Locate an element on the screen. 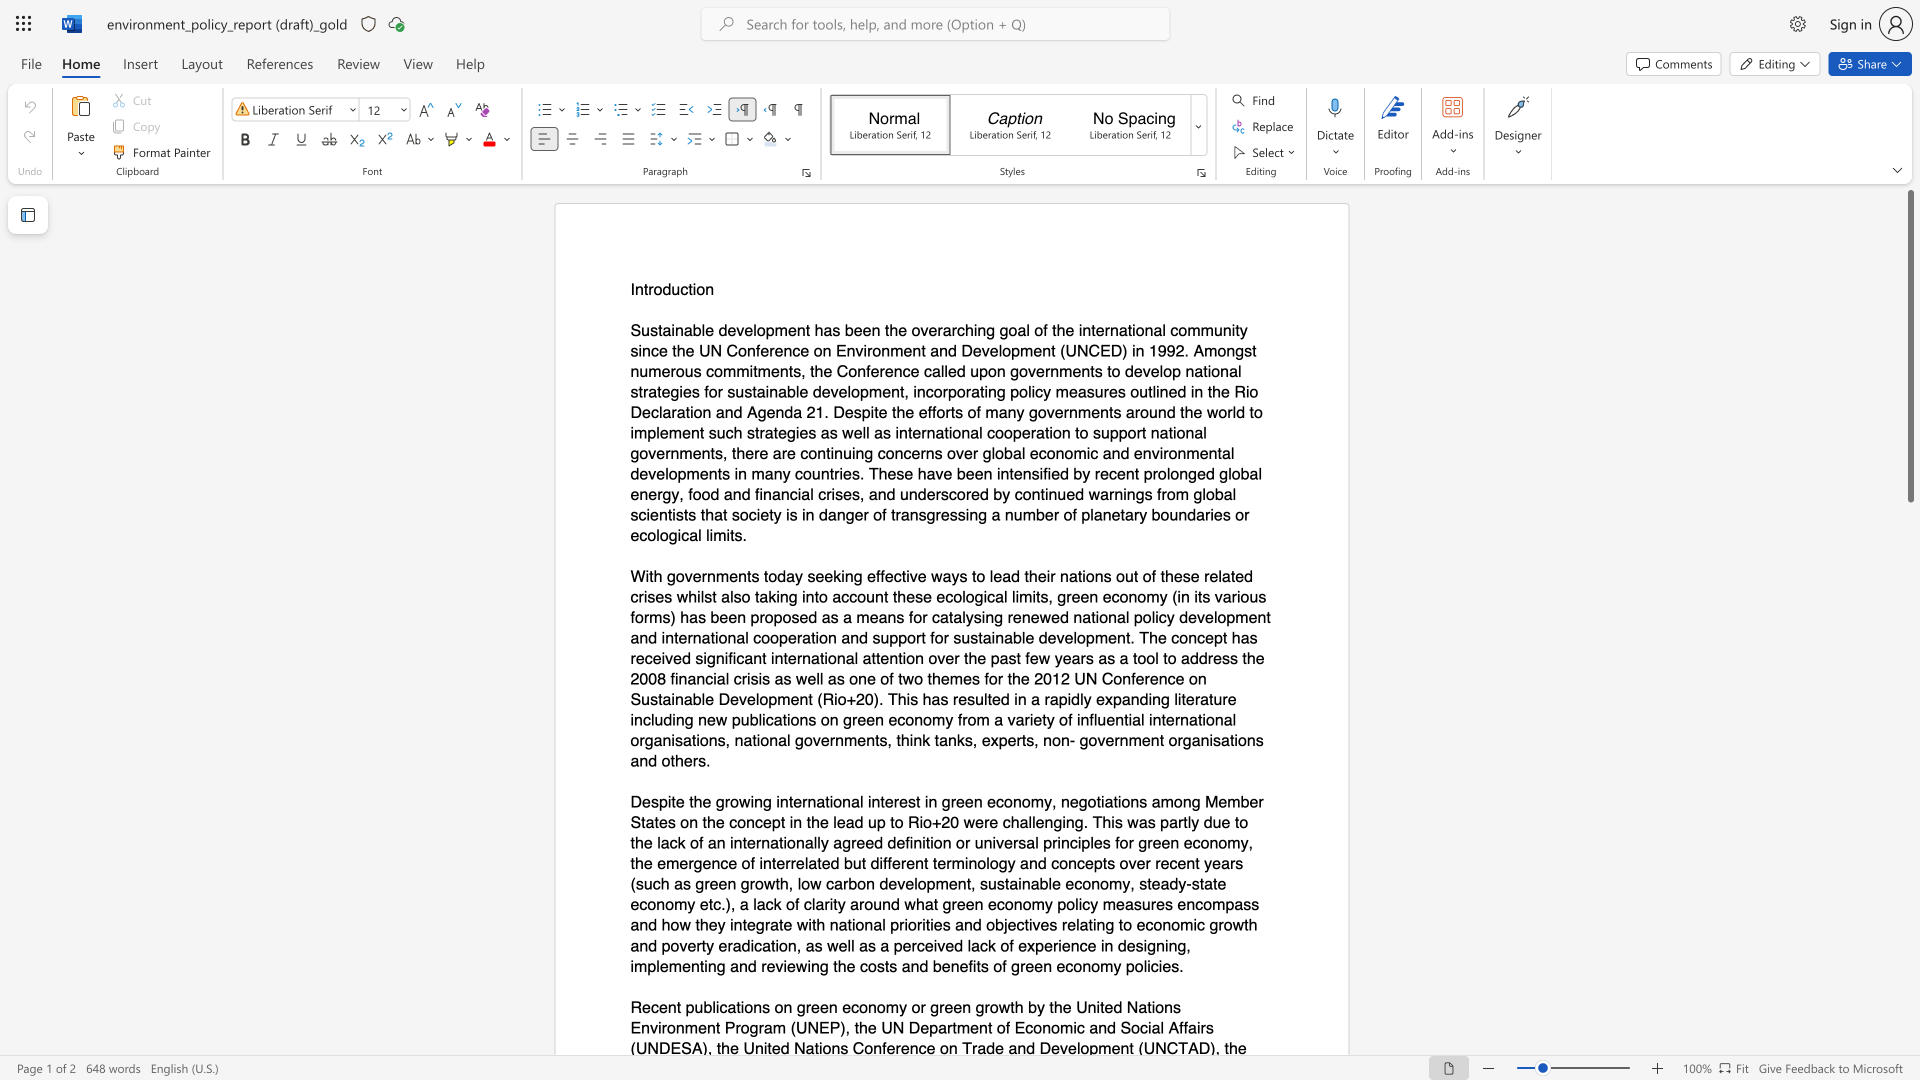 This screenshot has height=1080, width=1920. the scrollbar to adjust the page downward is located at coordinates (1909, 789).